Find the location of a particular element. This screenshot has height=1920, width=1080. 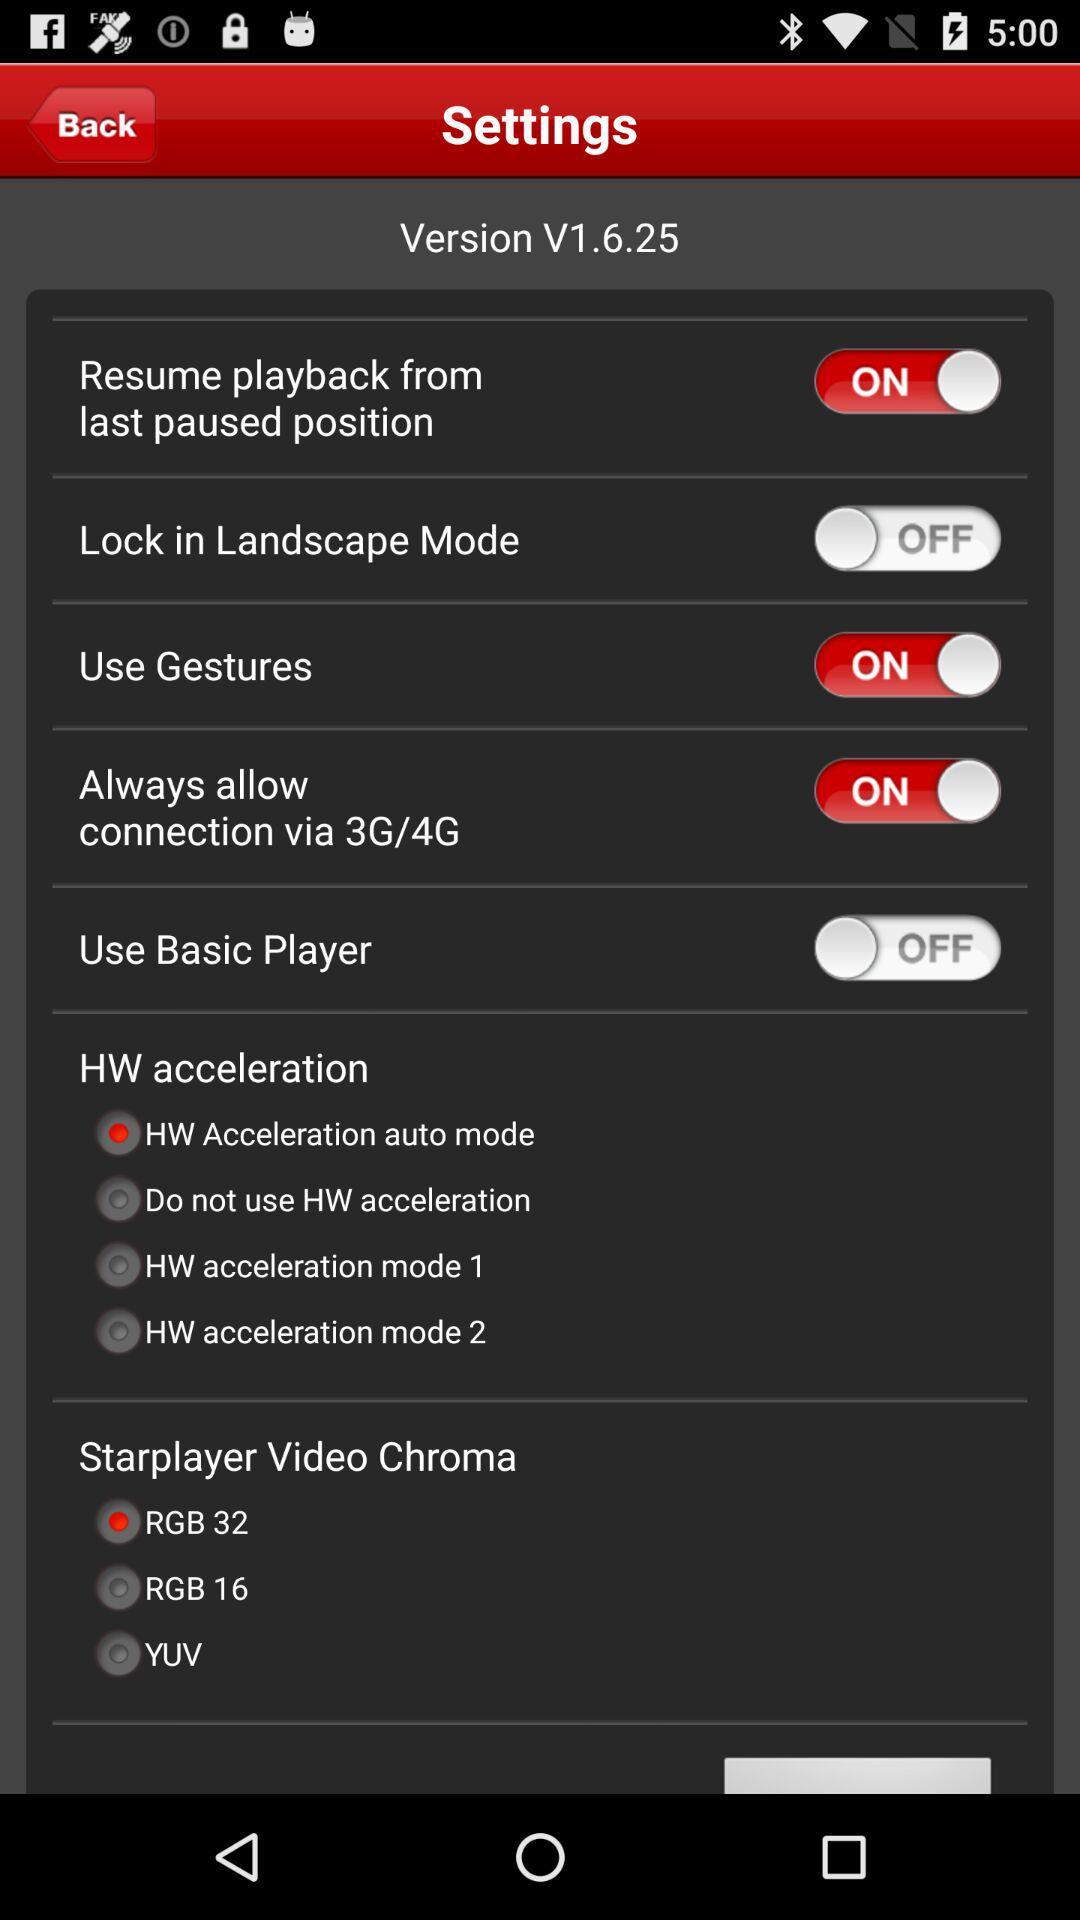

the do not use item is located at coordinates (311, 1199).